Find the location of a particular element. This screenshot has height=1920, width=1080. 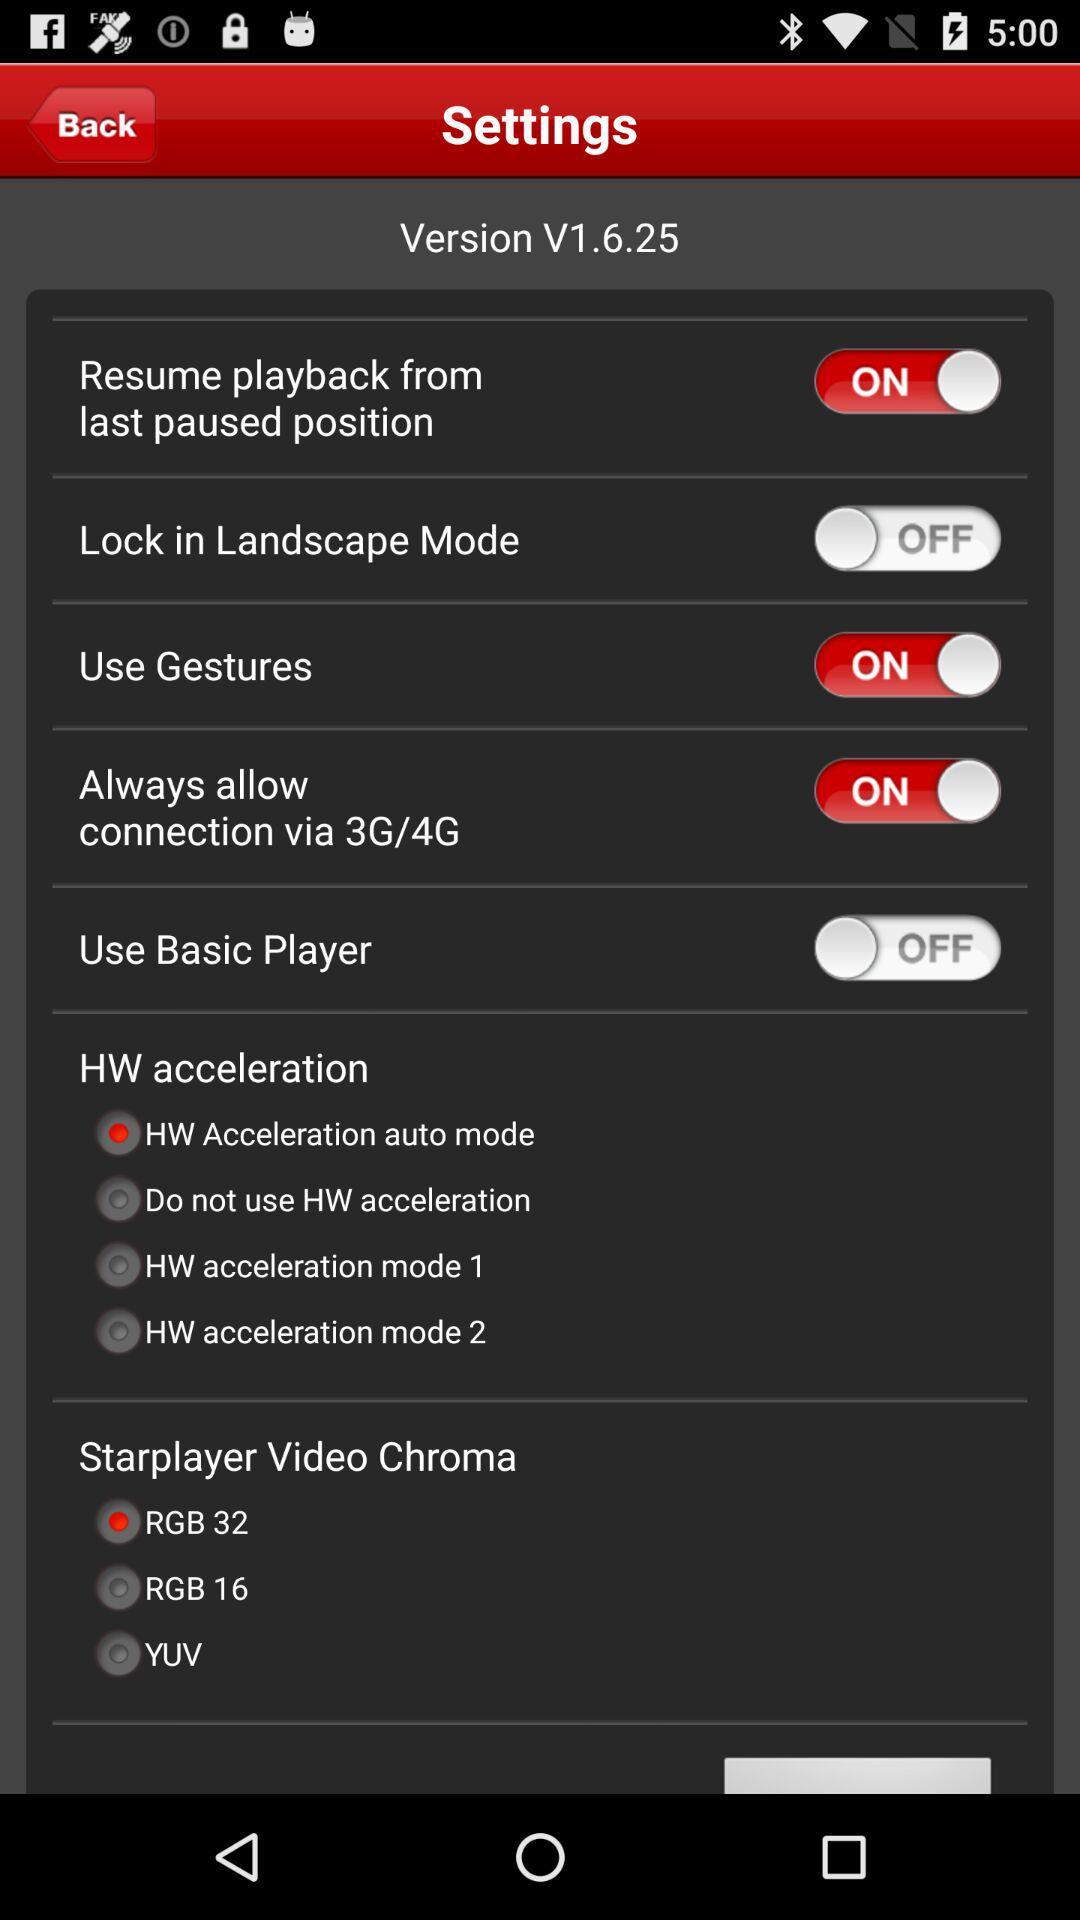

the do not use item is located at coordinates (311, 1199).